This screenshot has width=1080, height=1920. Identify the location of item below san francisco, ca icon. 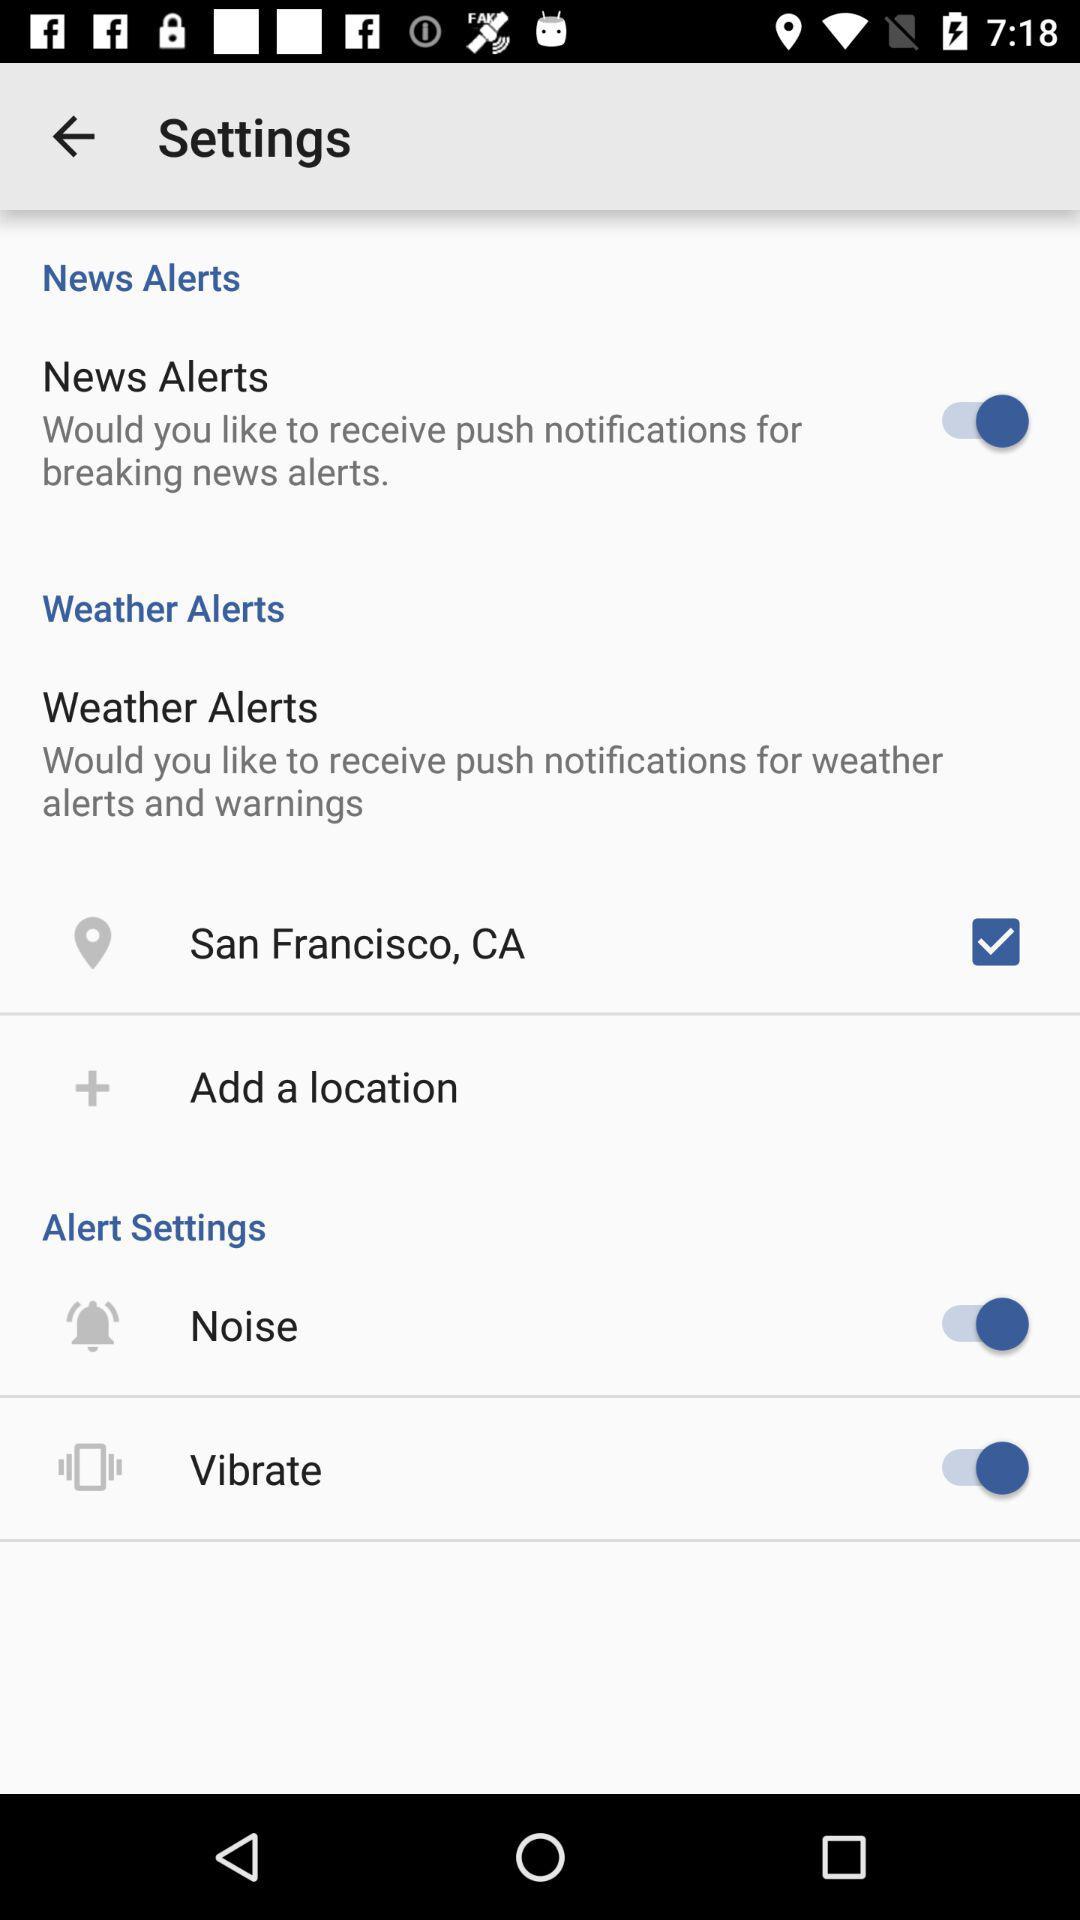
(323, 1084).